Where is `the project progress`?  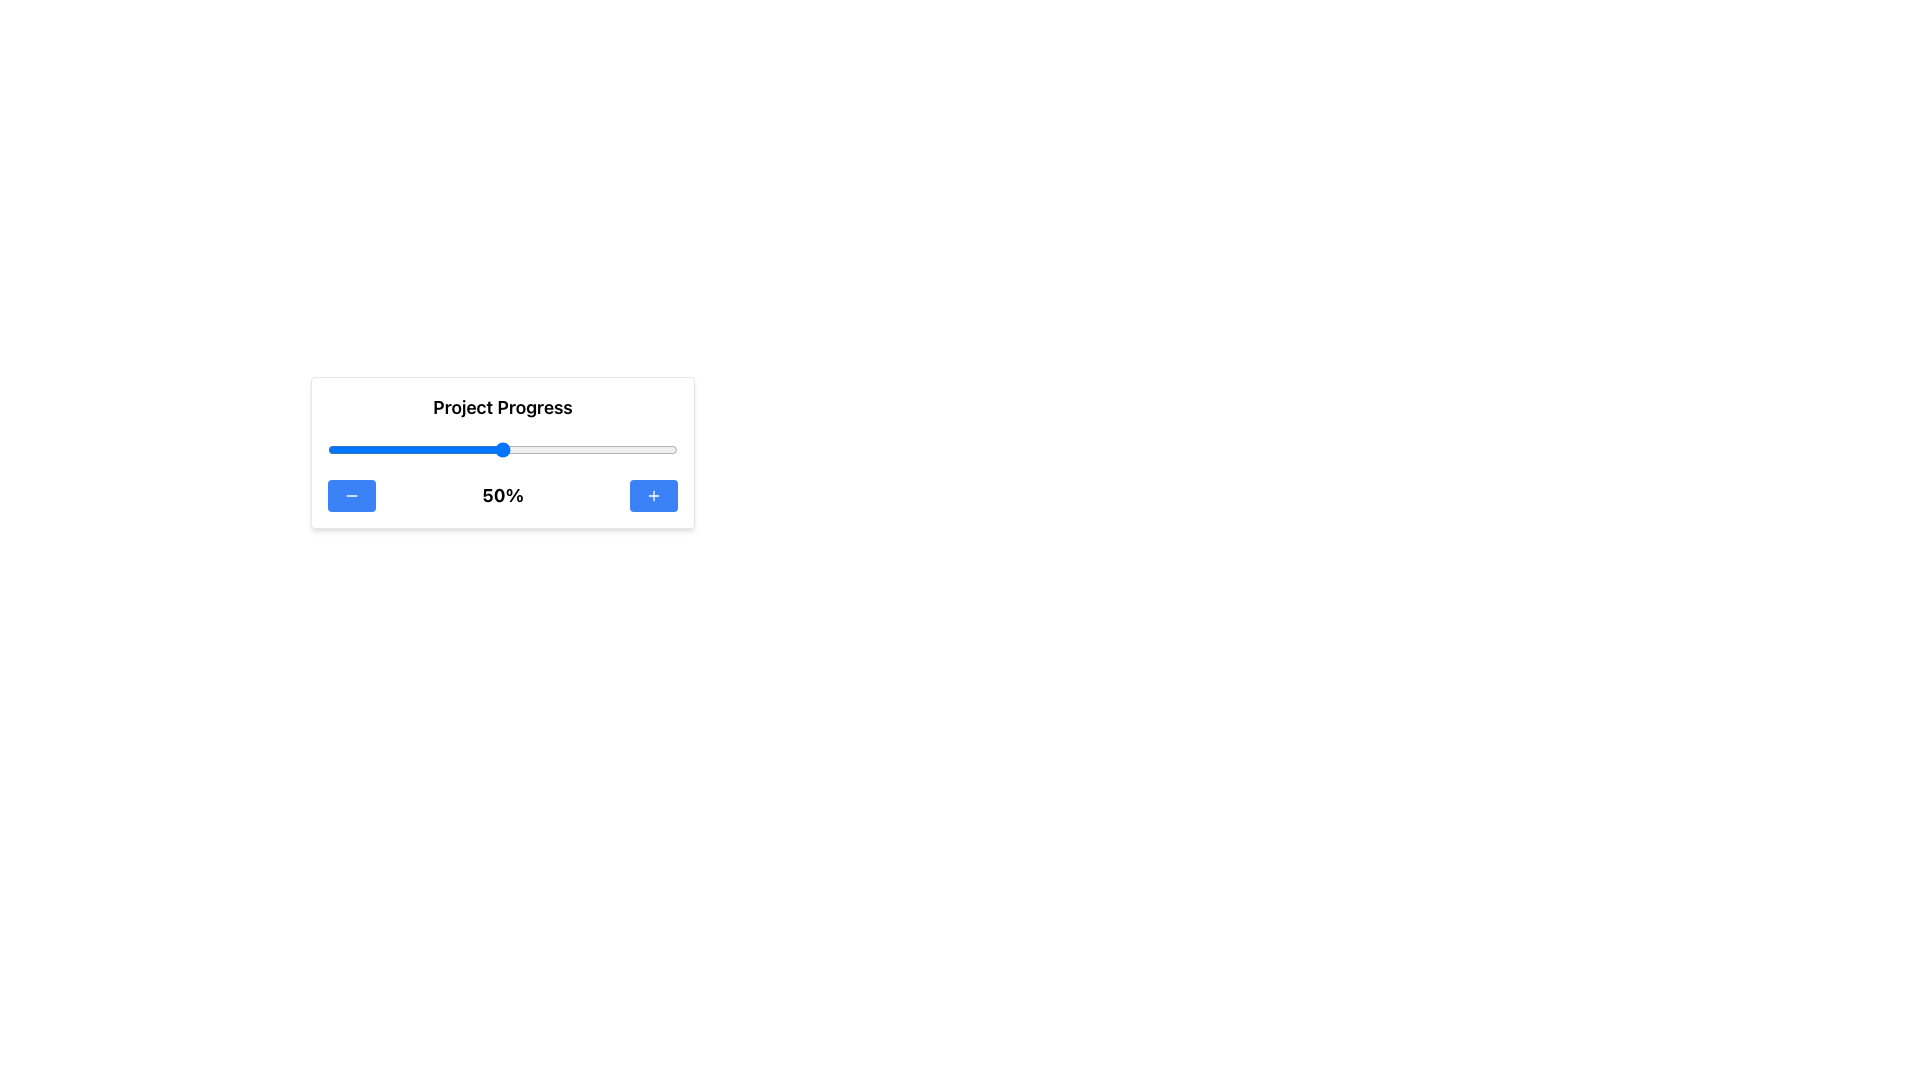
the project progress is located at coordinates (531, 450).